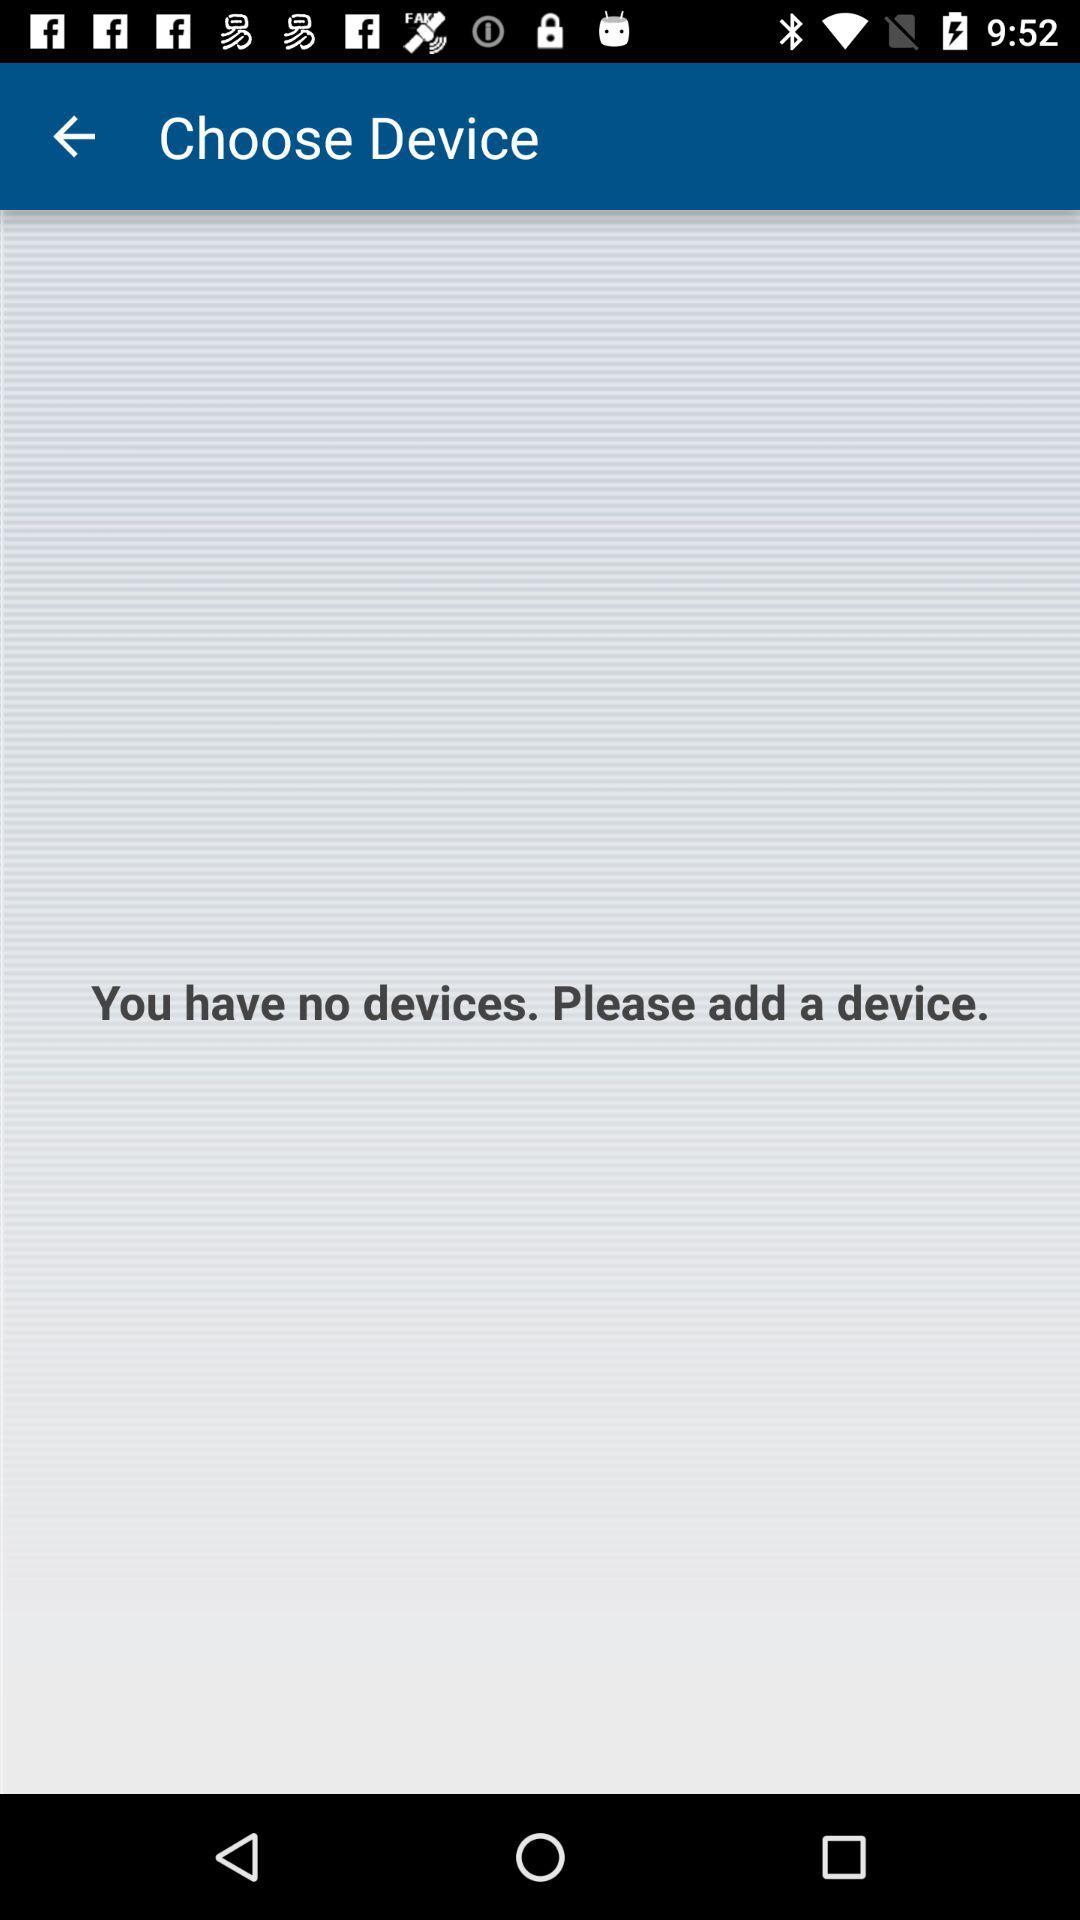 The height and width of the screenshot is (1920, 1080). Describe the element at coordinates (72, 135) in the screenshot. I see `icon next to the choose device icon` at that location.